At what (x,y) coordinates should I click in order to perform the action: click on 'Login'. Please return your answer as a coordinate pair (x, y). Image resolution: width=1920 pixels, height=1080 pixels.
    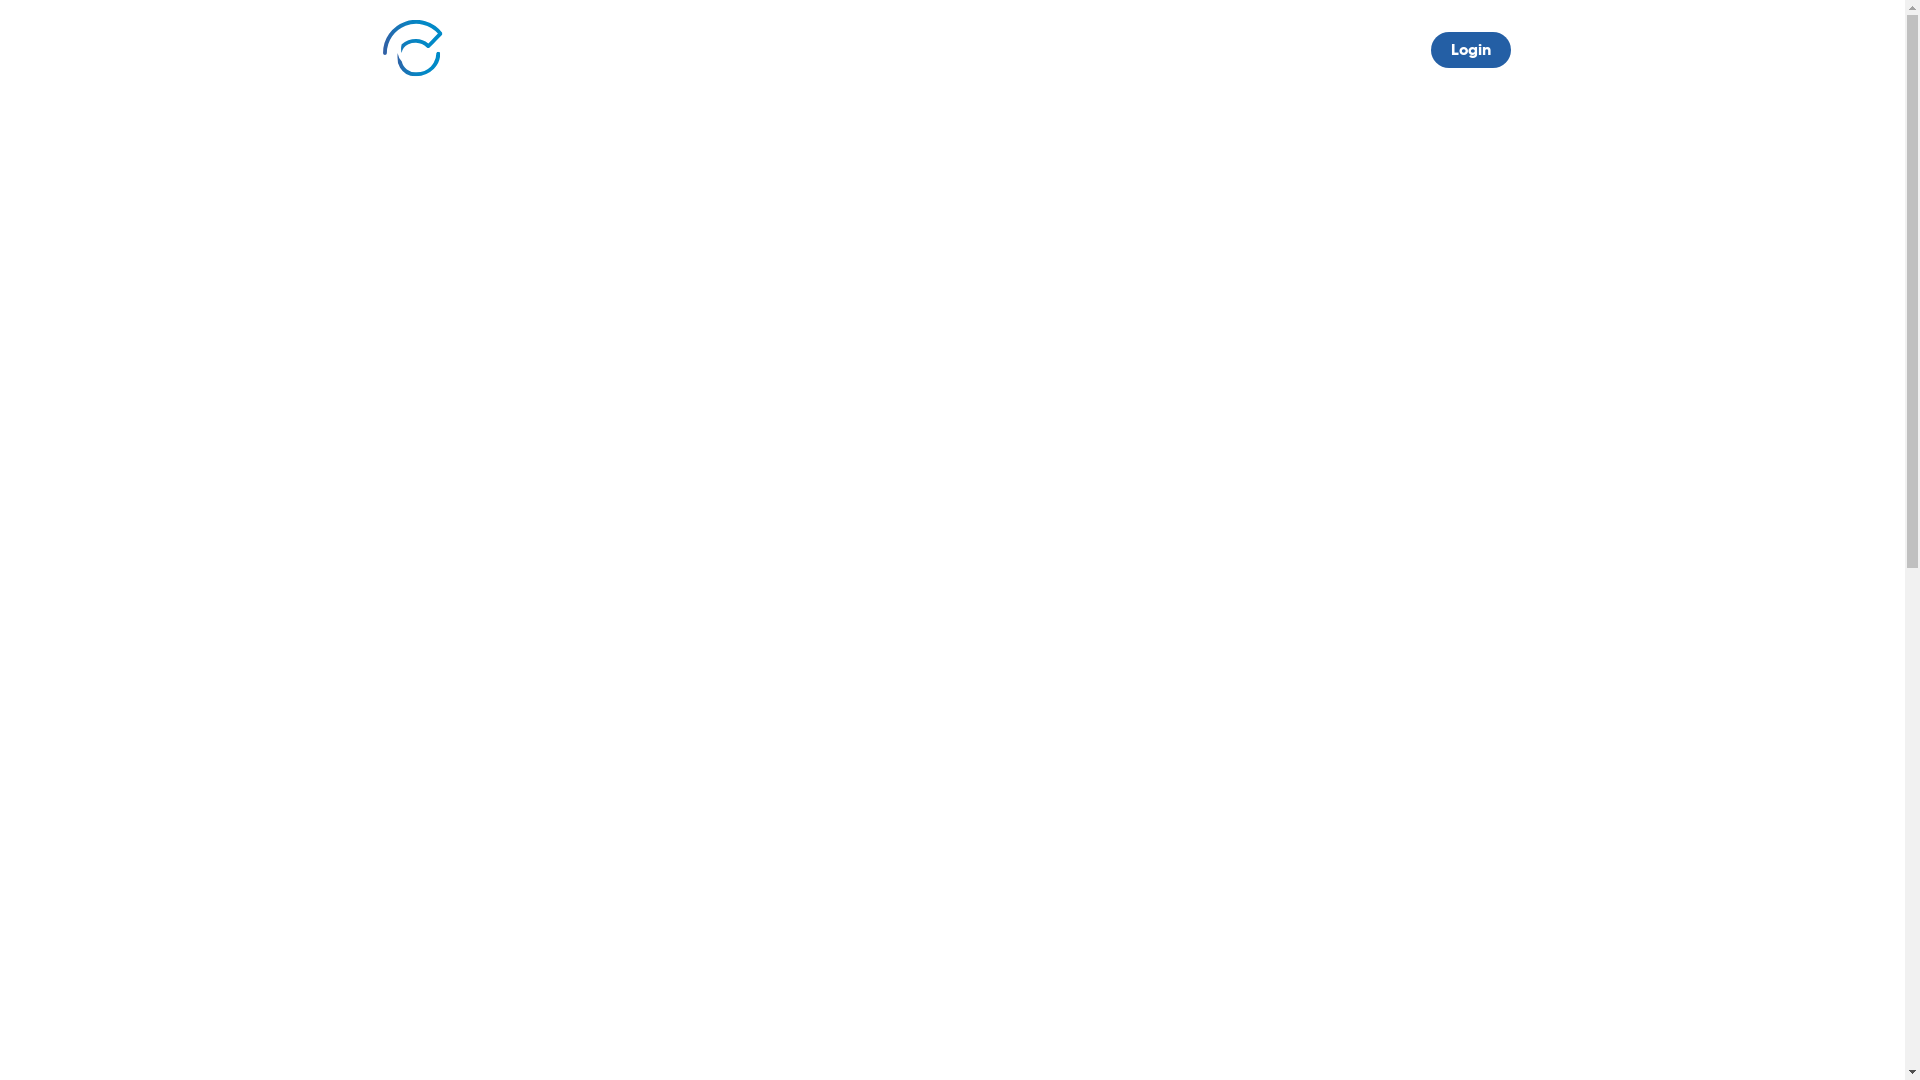
    Looking at the image, I should click on (1469, 49).